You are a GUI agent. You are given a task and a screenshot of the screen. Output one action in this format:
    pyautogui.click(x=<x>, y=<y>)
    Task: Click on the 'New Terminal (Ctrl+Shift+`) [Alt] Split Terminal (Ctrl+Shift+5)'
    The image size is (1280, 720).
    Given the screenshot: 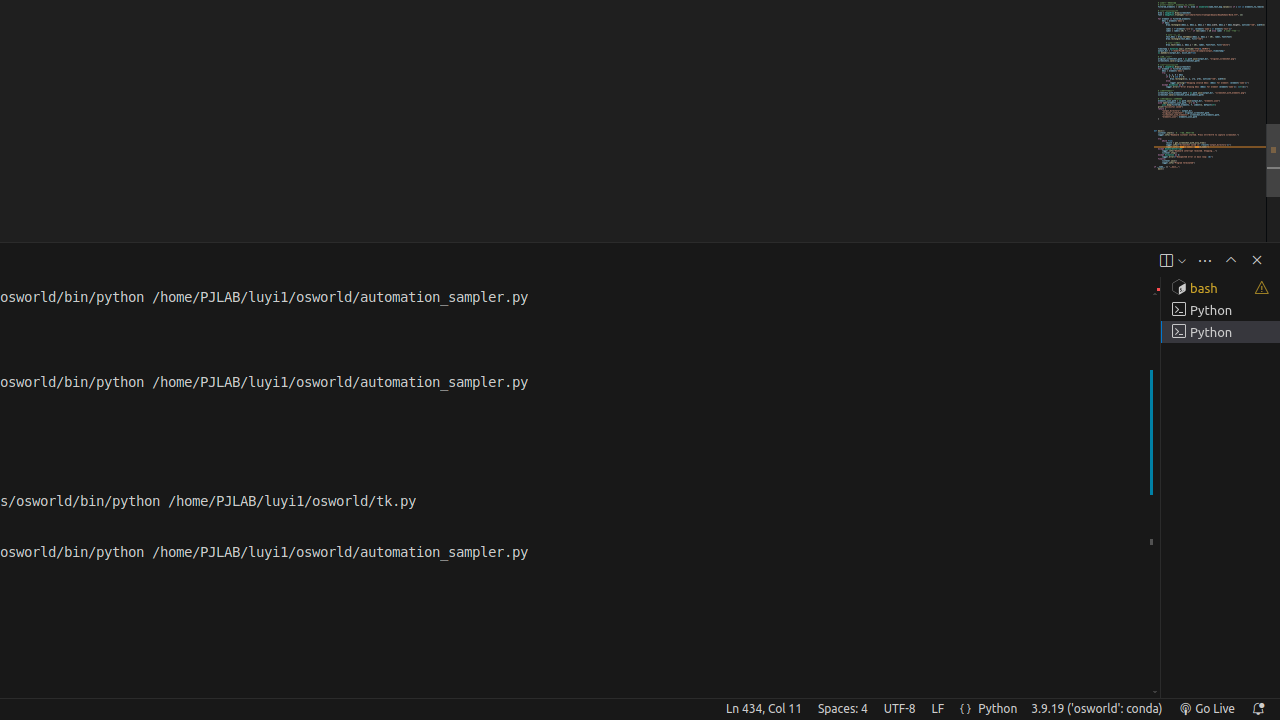 What is the action you would take?
    pyautogui.click(x=1165, y=259)
    